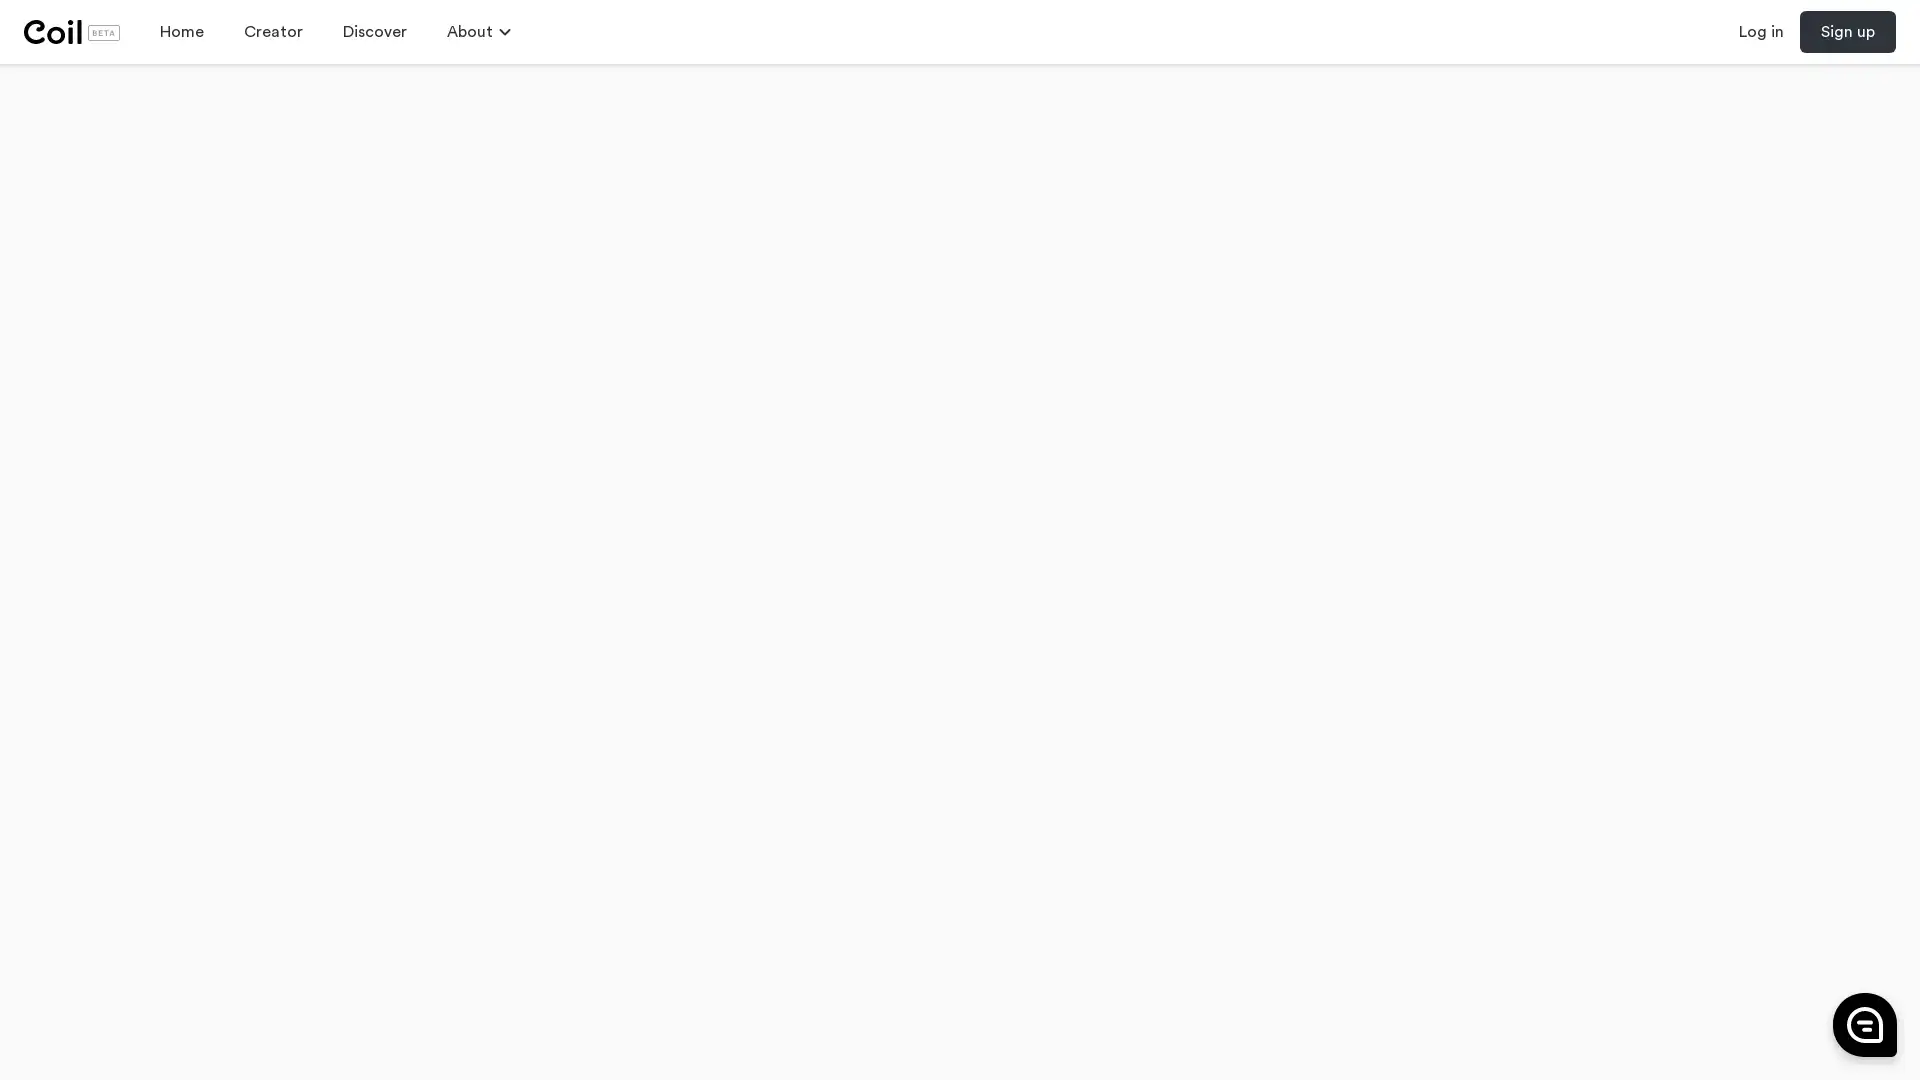  Describe the element at coordinates (1847, 31) in the screenshot. I see `Sign up` at that location.